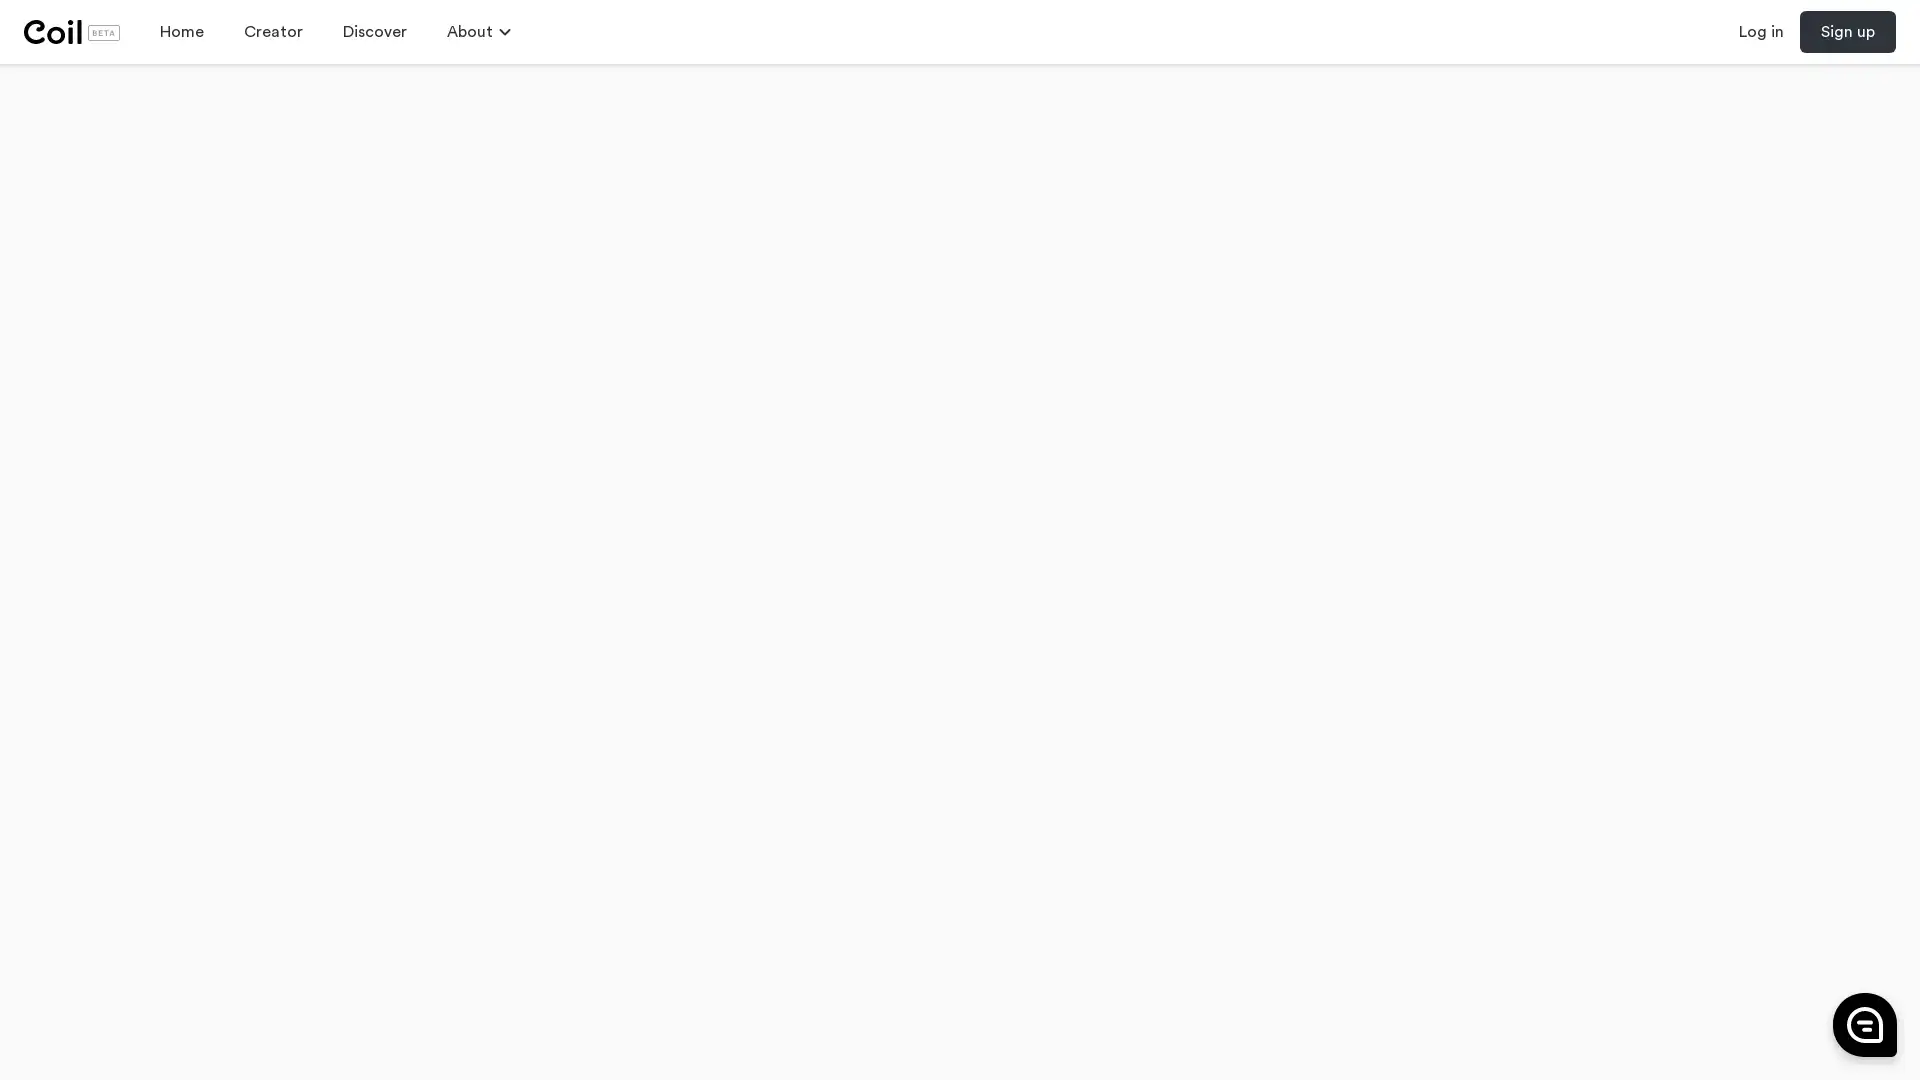  Describe the element at coordinates (1847, 31) in the screenshot. I see `Sign up` at that location.